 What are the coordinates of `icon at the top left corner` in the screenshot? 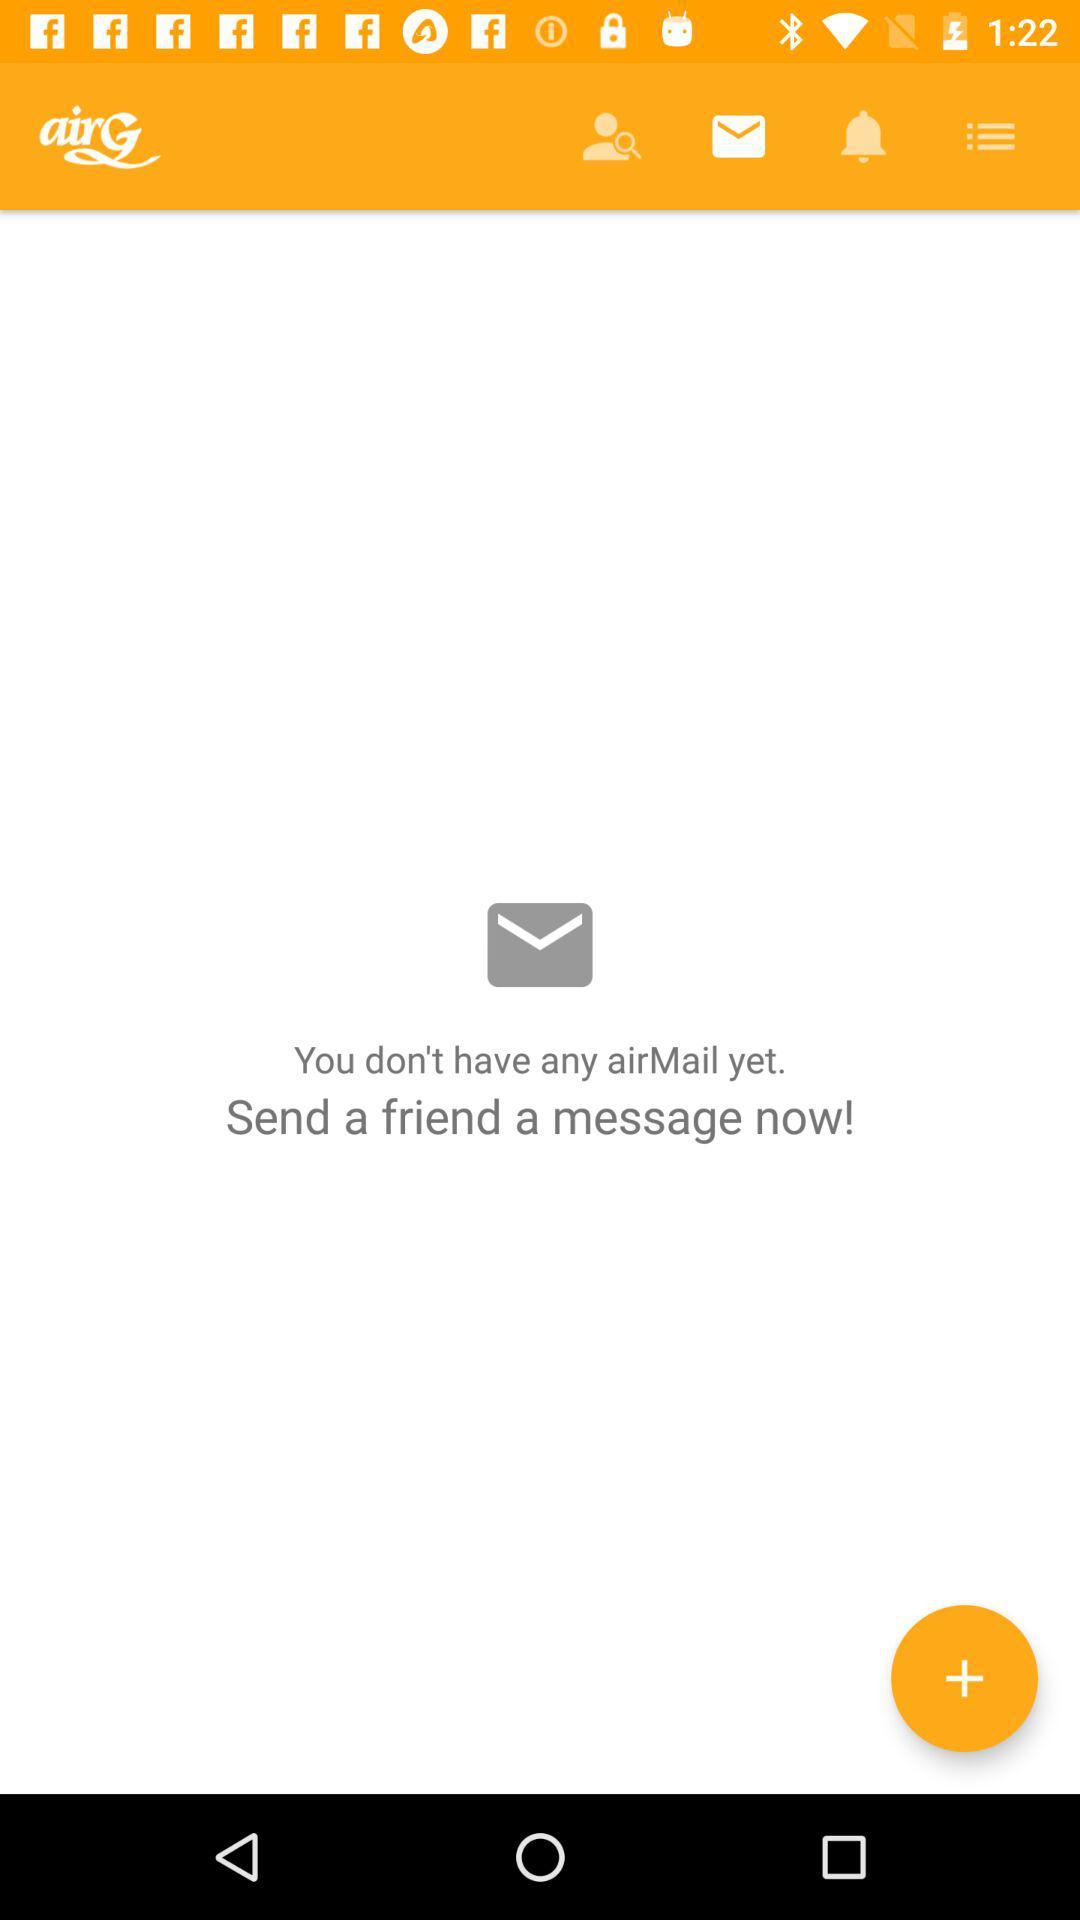 It's located at (99, 135).